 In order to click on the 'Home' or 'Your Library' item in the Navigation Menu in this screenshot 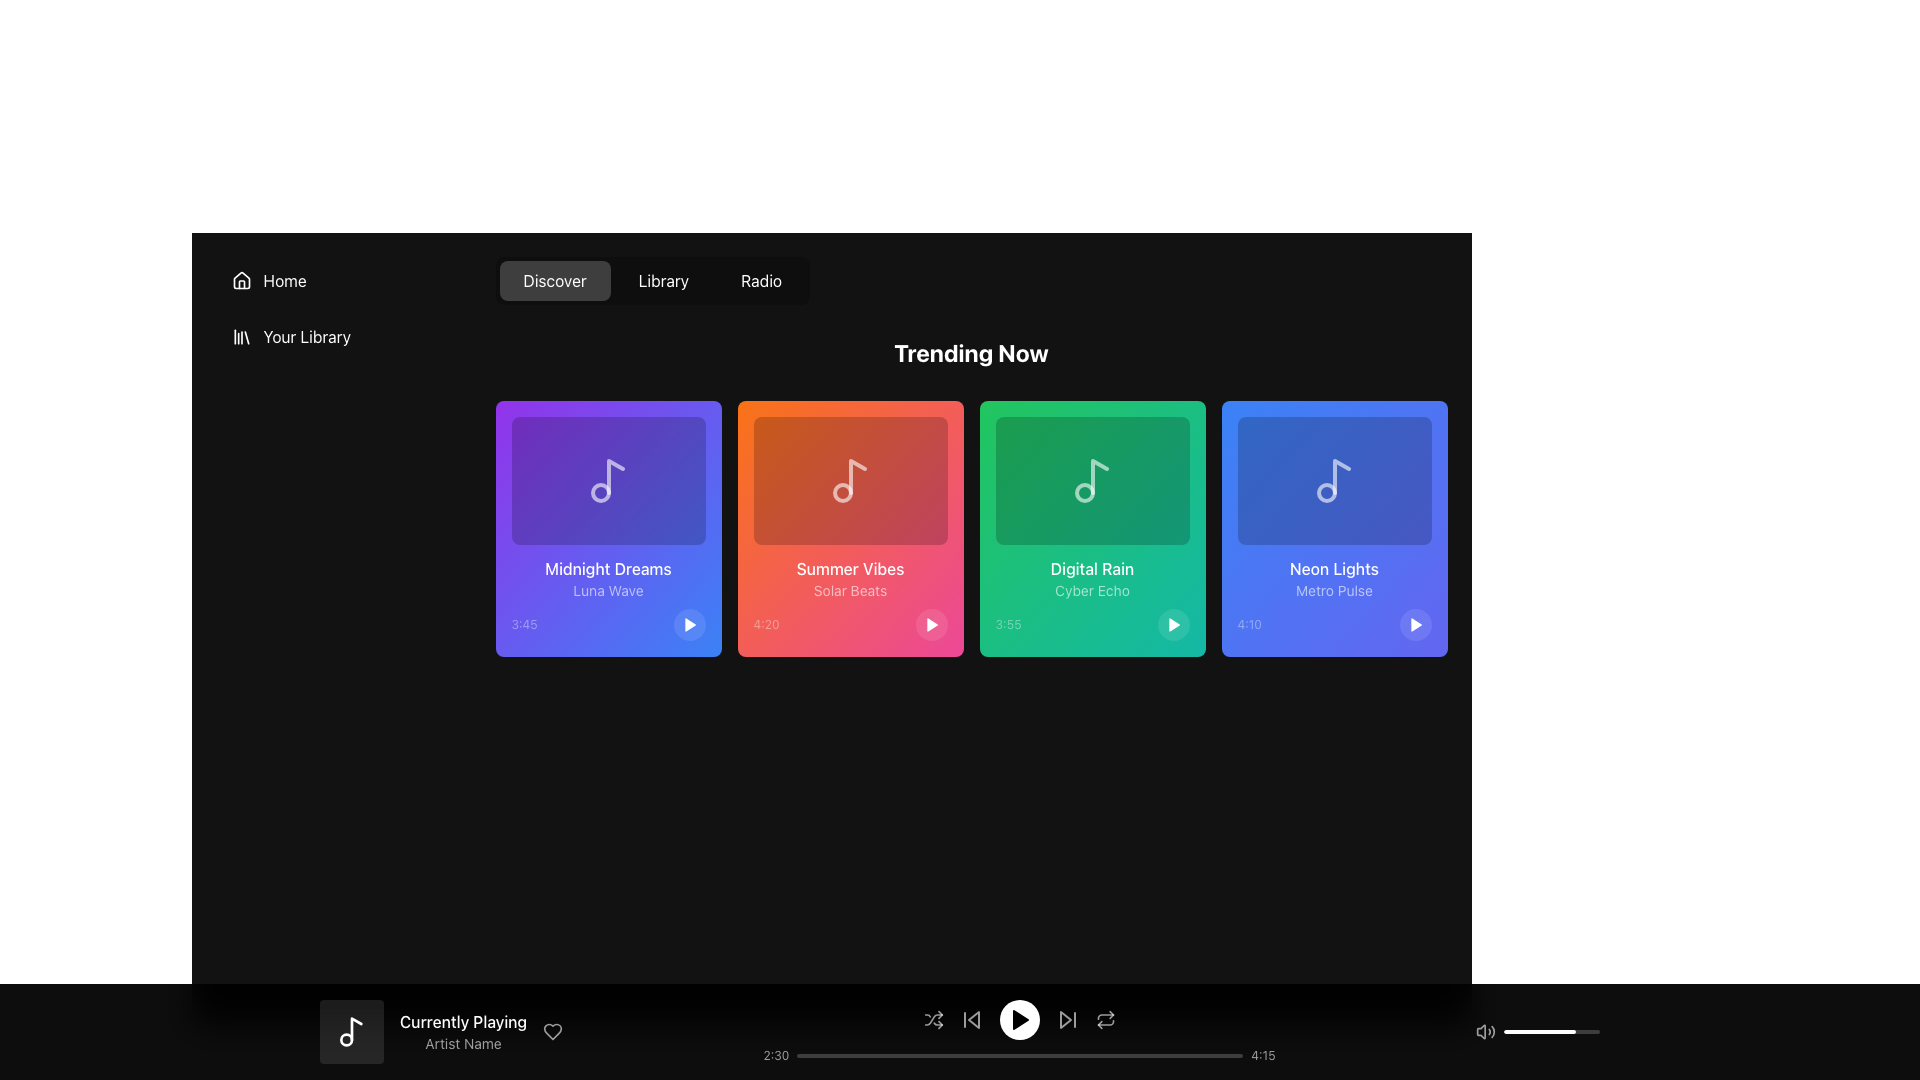, I will do `click(343, 308)`.